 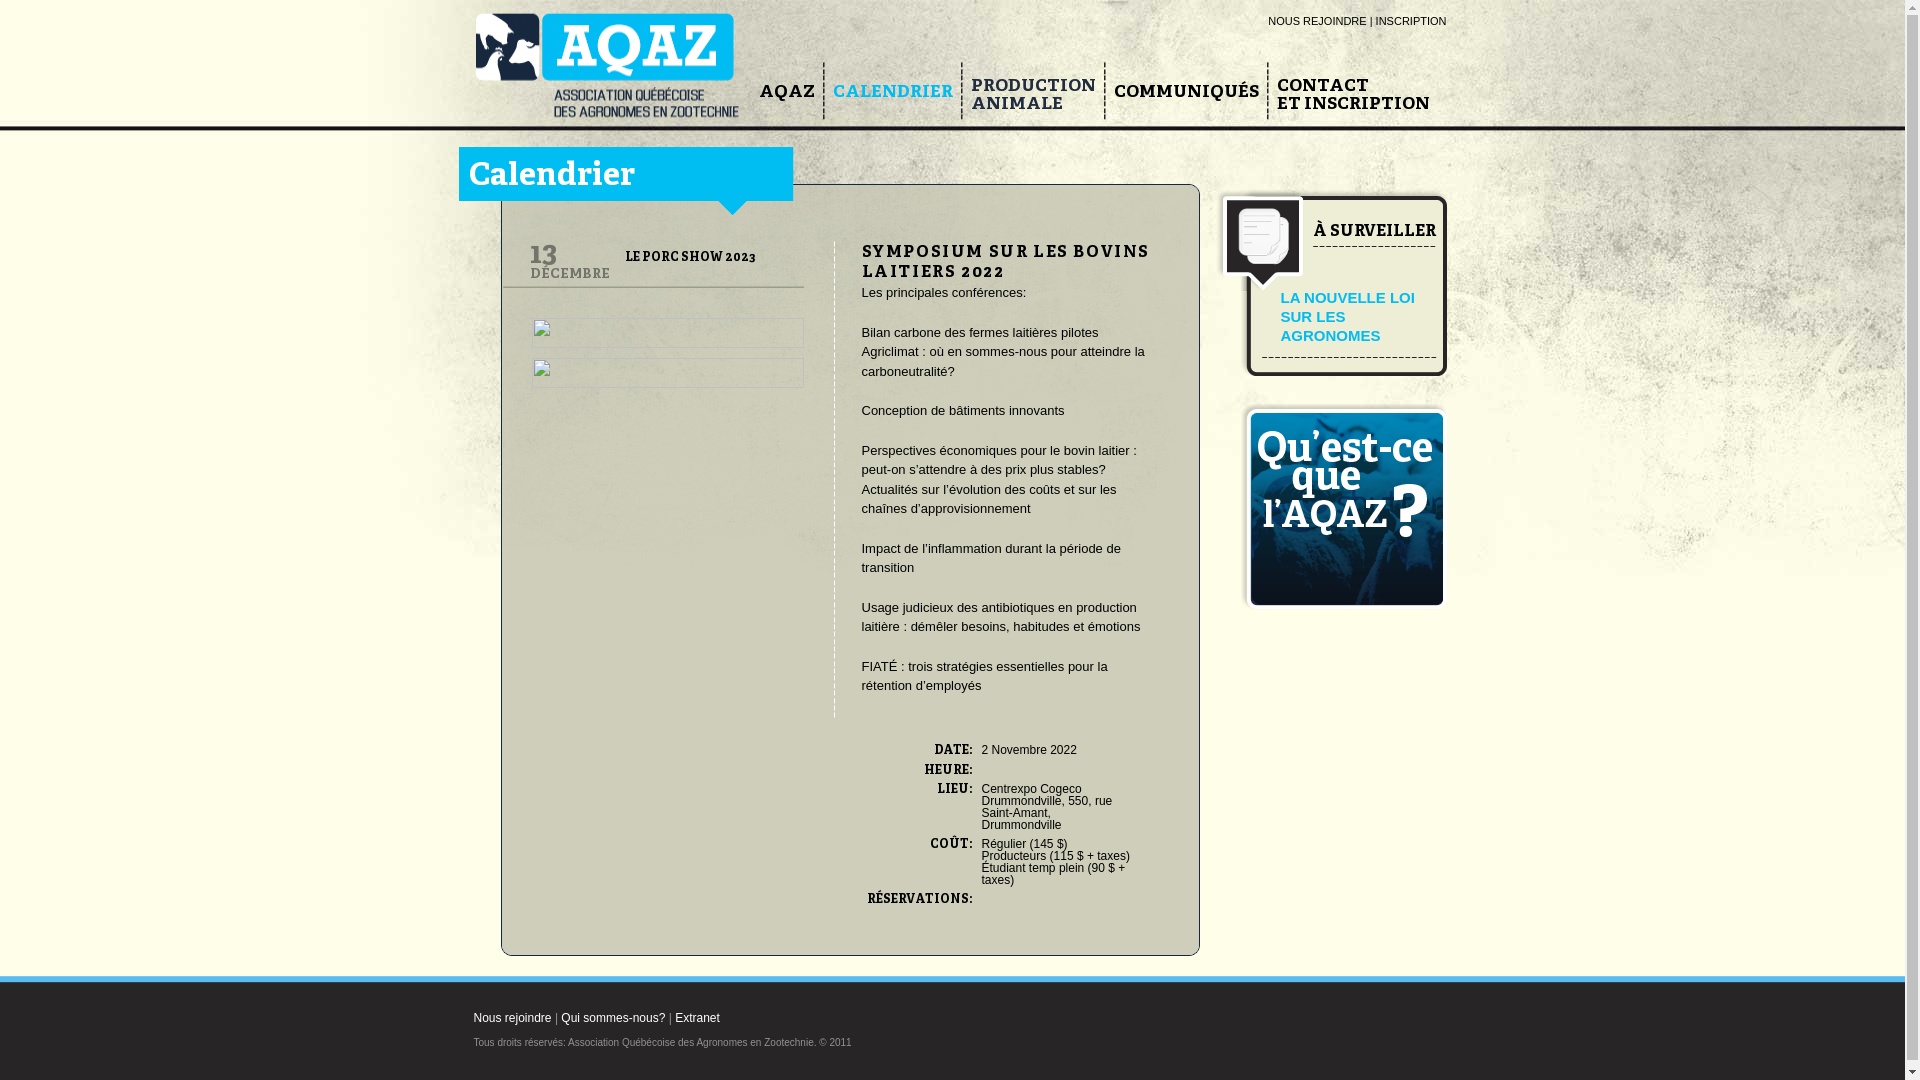 I want to click on 'AQAZ', so click(x=785, y=92).